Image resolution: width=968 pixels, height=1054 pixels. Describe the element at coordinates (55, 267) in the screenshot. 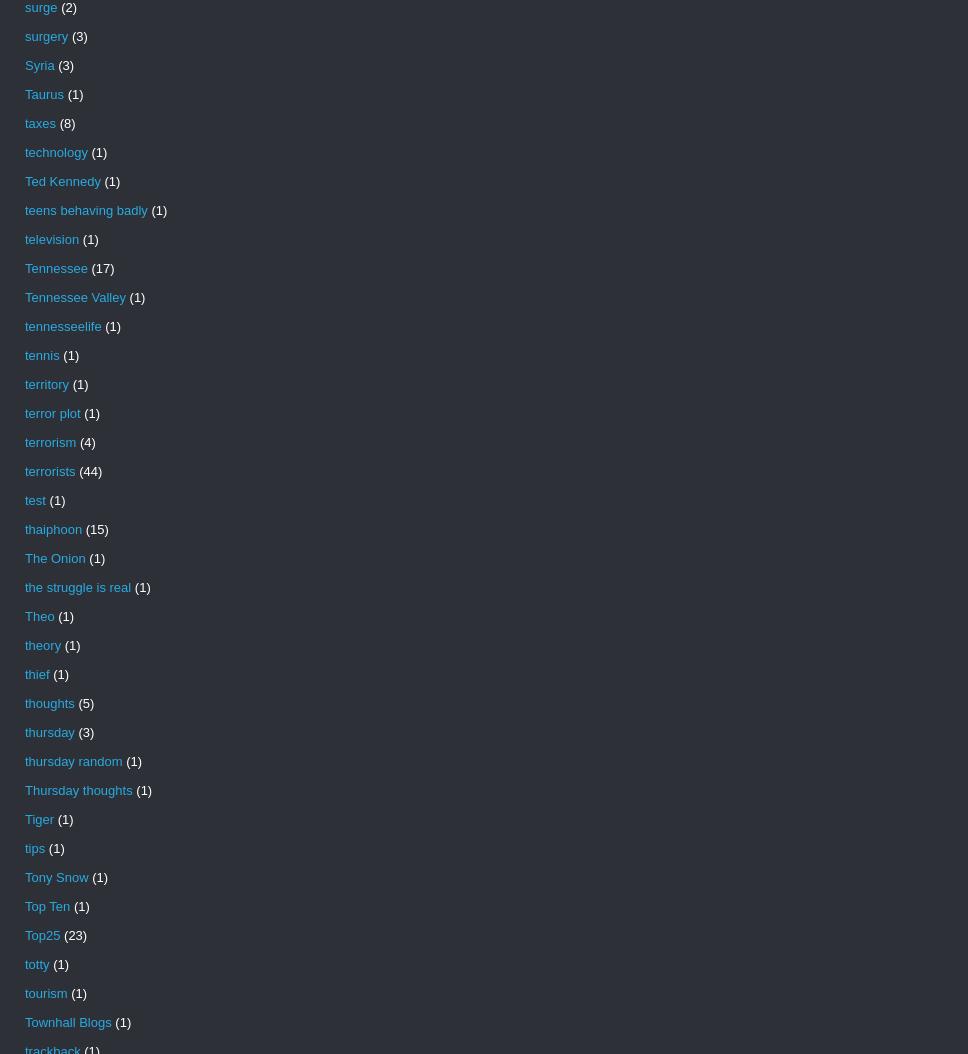

I see `'Tennessee'` at that location.